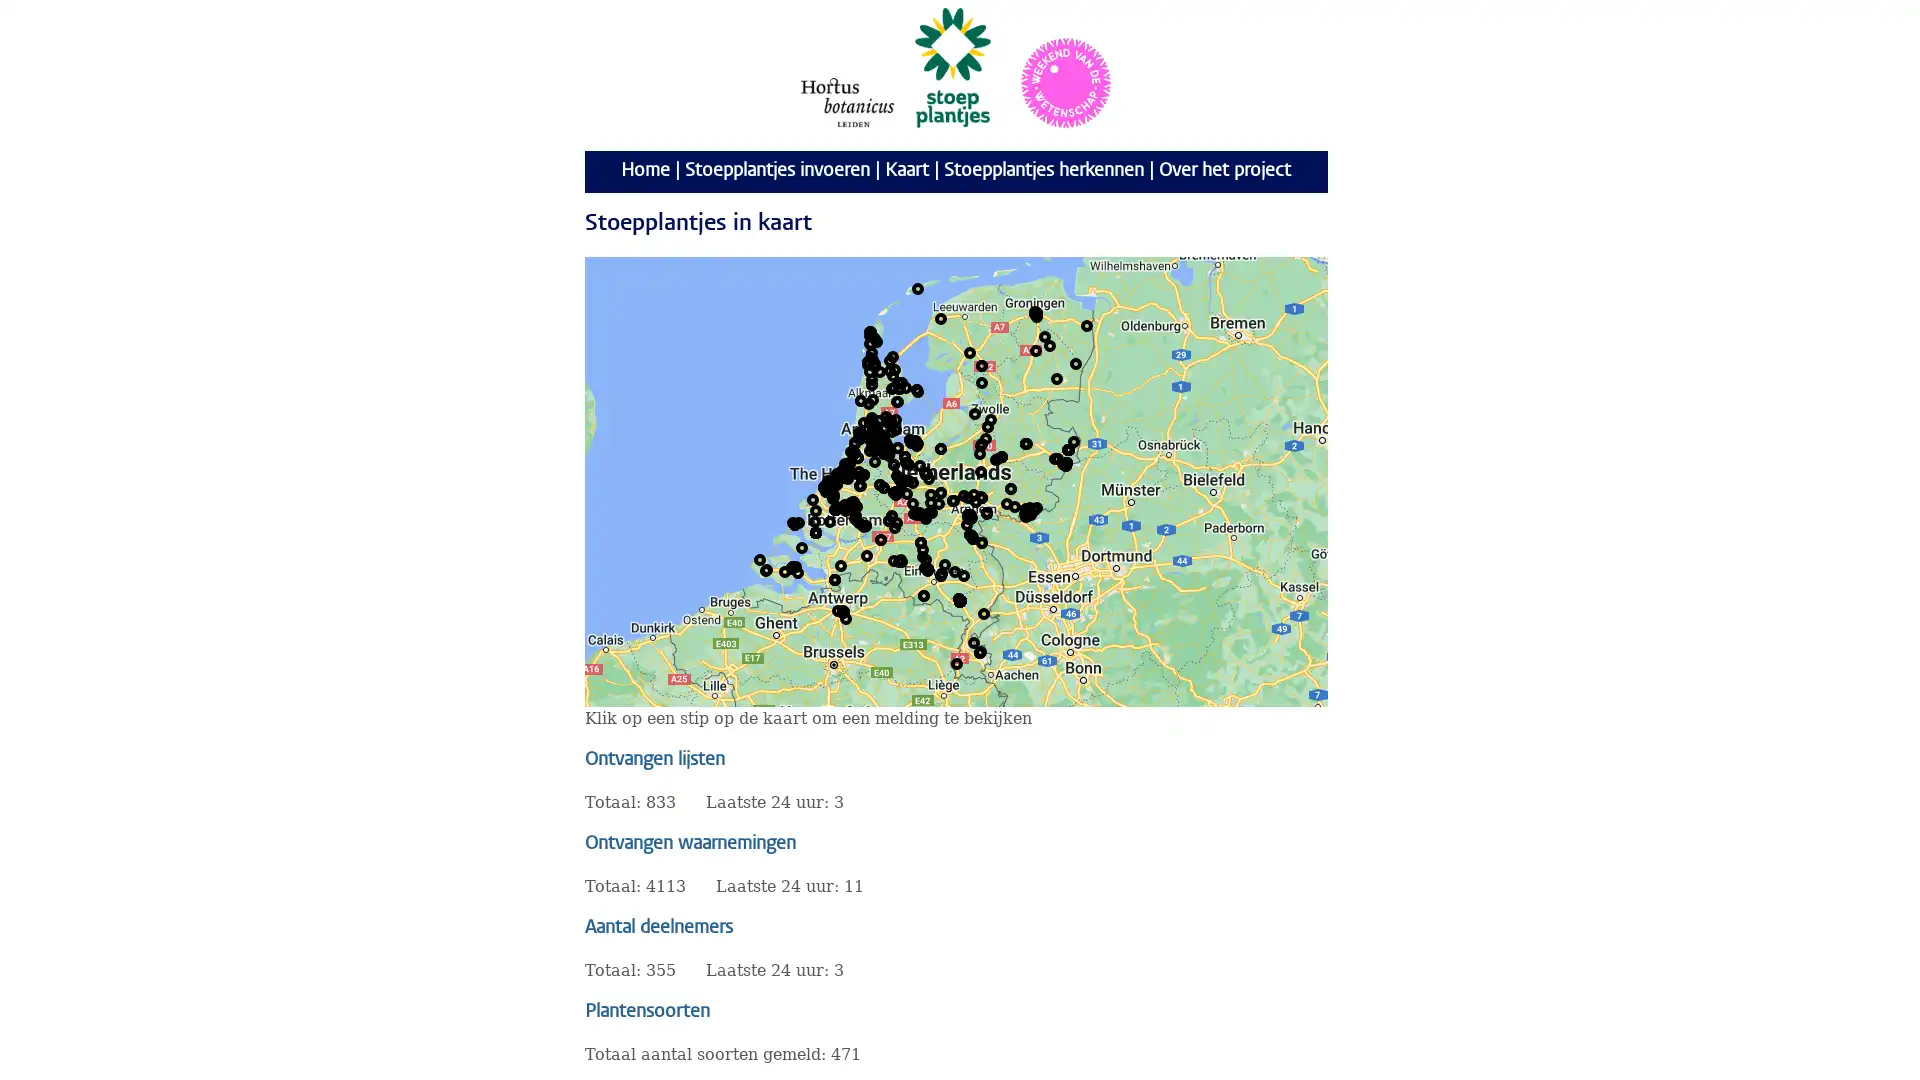 The image size is (1920, 1080). I want to click on Telling van op 12 november 2021, so click(869, 342).